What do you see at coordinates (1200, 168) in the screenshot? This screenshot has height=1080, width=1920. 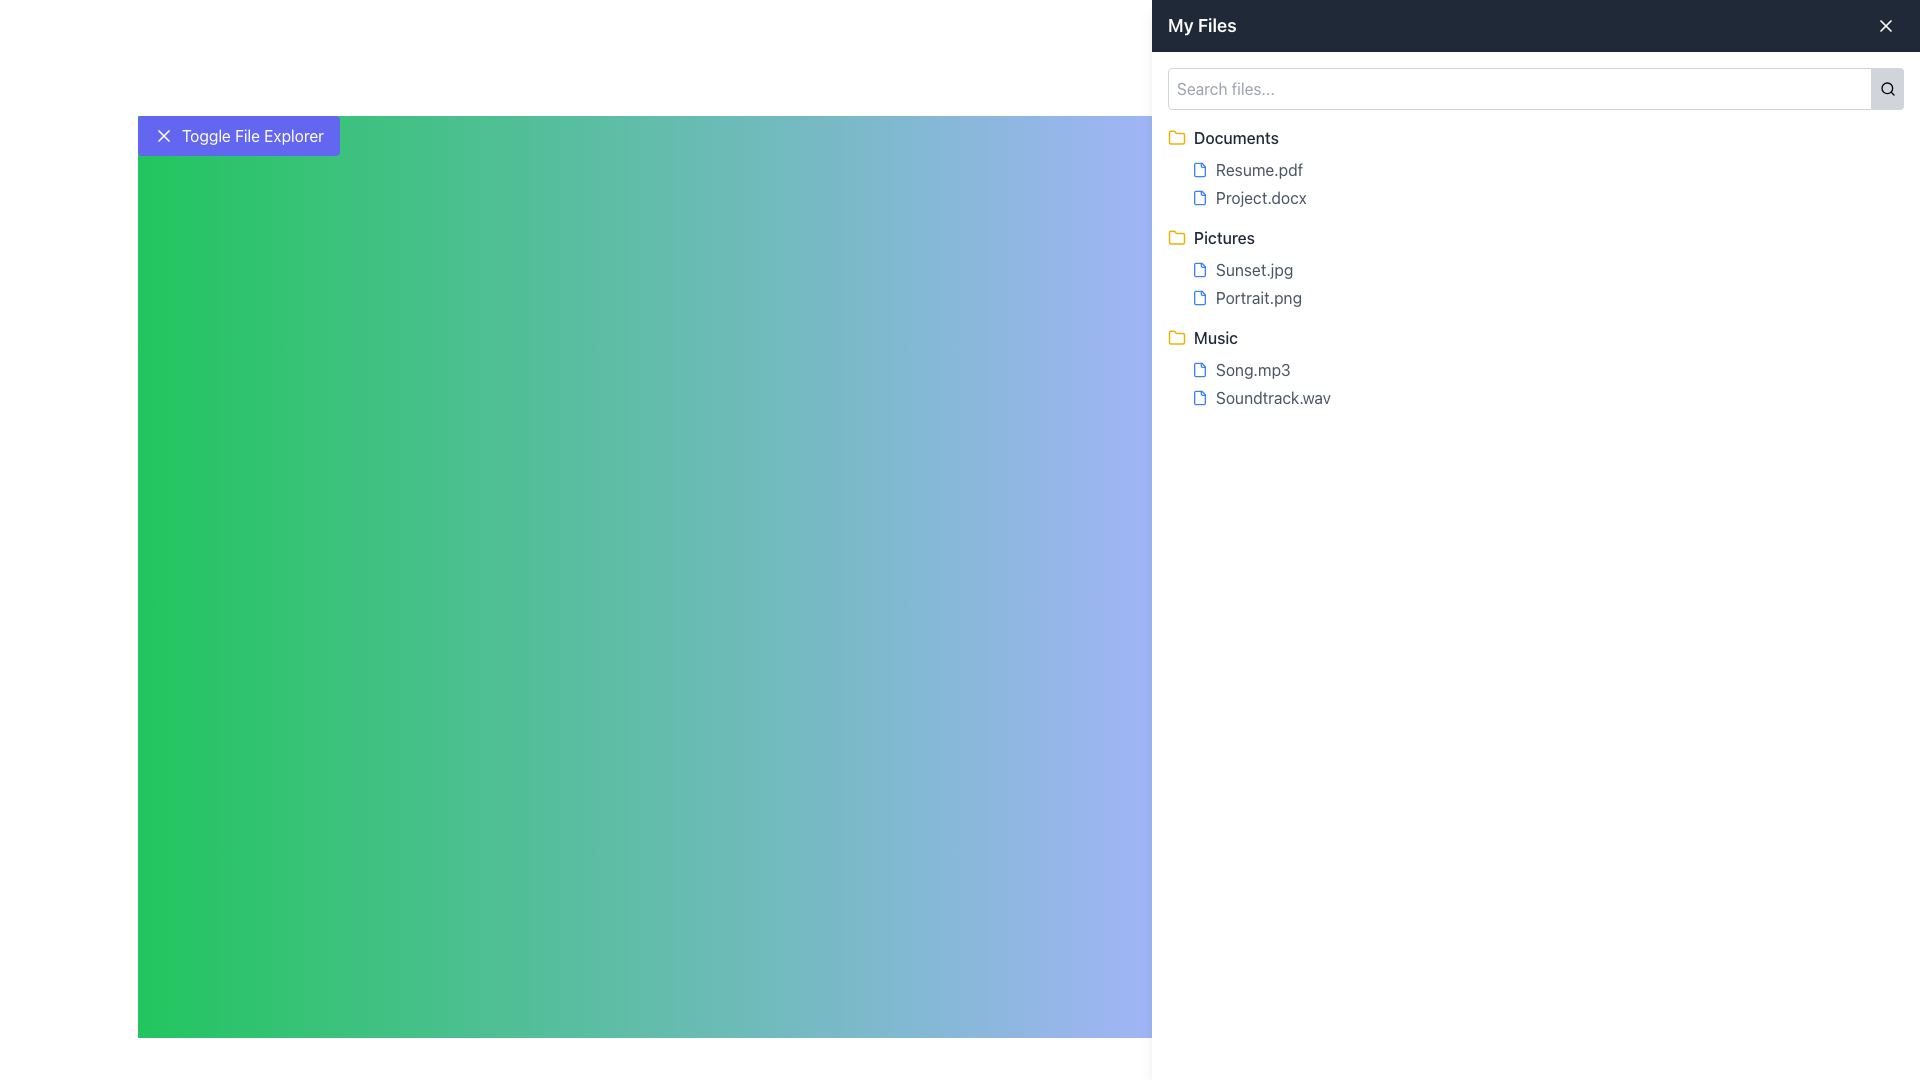 I see `the blue file icon representing 'Resume.pdf' located in the 'Documents' section of the file explorer` at bounding box center [1200, 168].